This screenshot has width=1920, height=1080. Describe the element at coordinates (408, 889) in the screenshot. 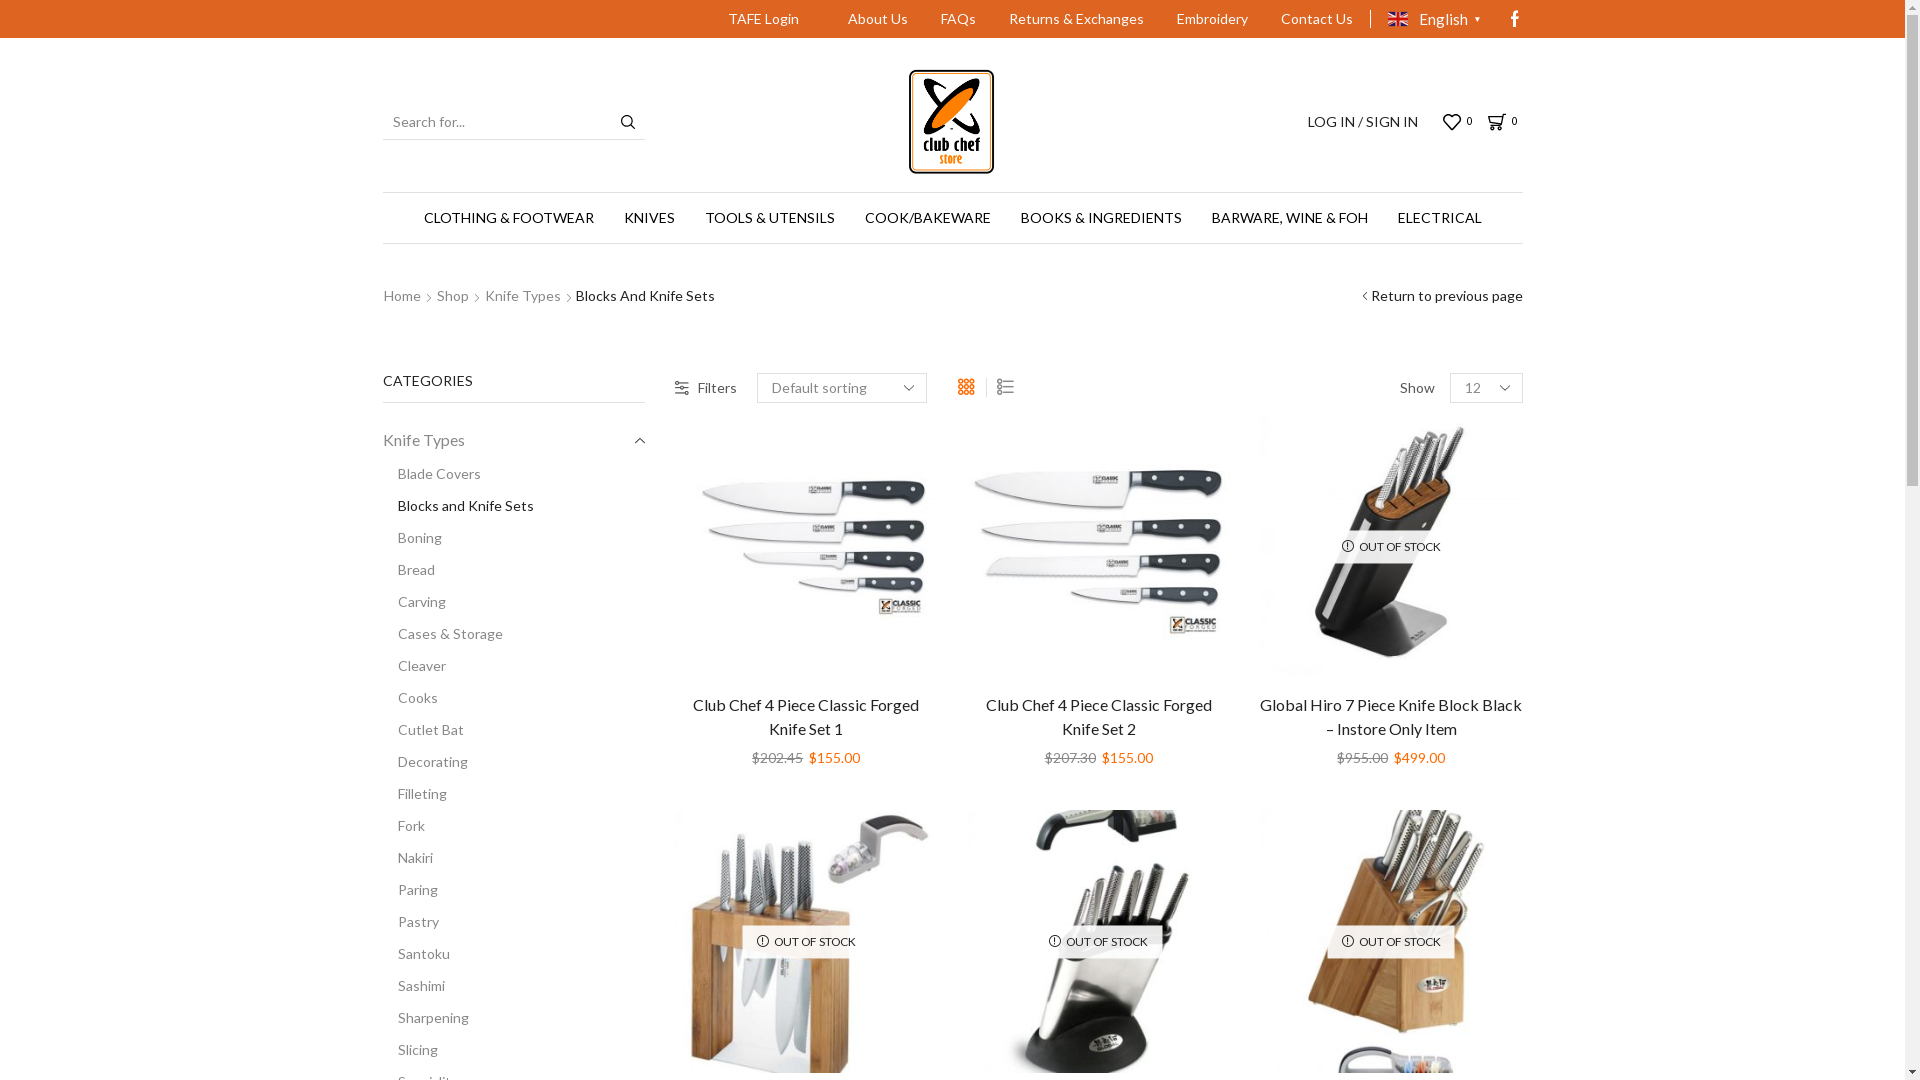

I see `'Paring'` at that location.